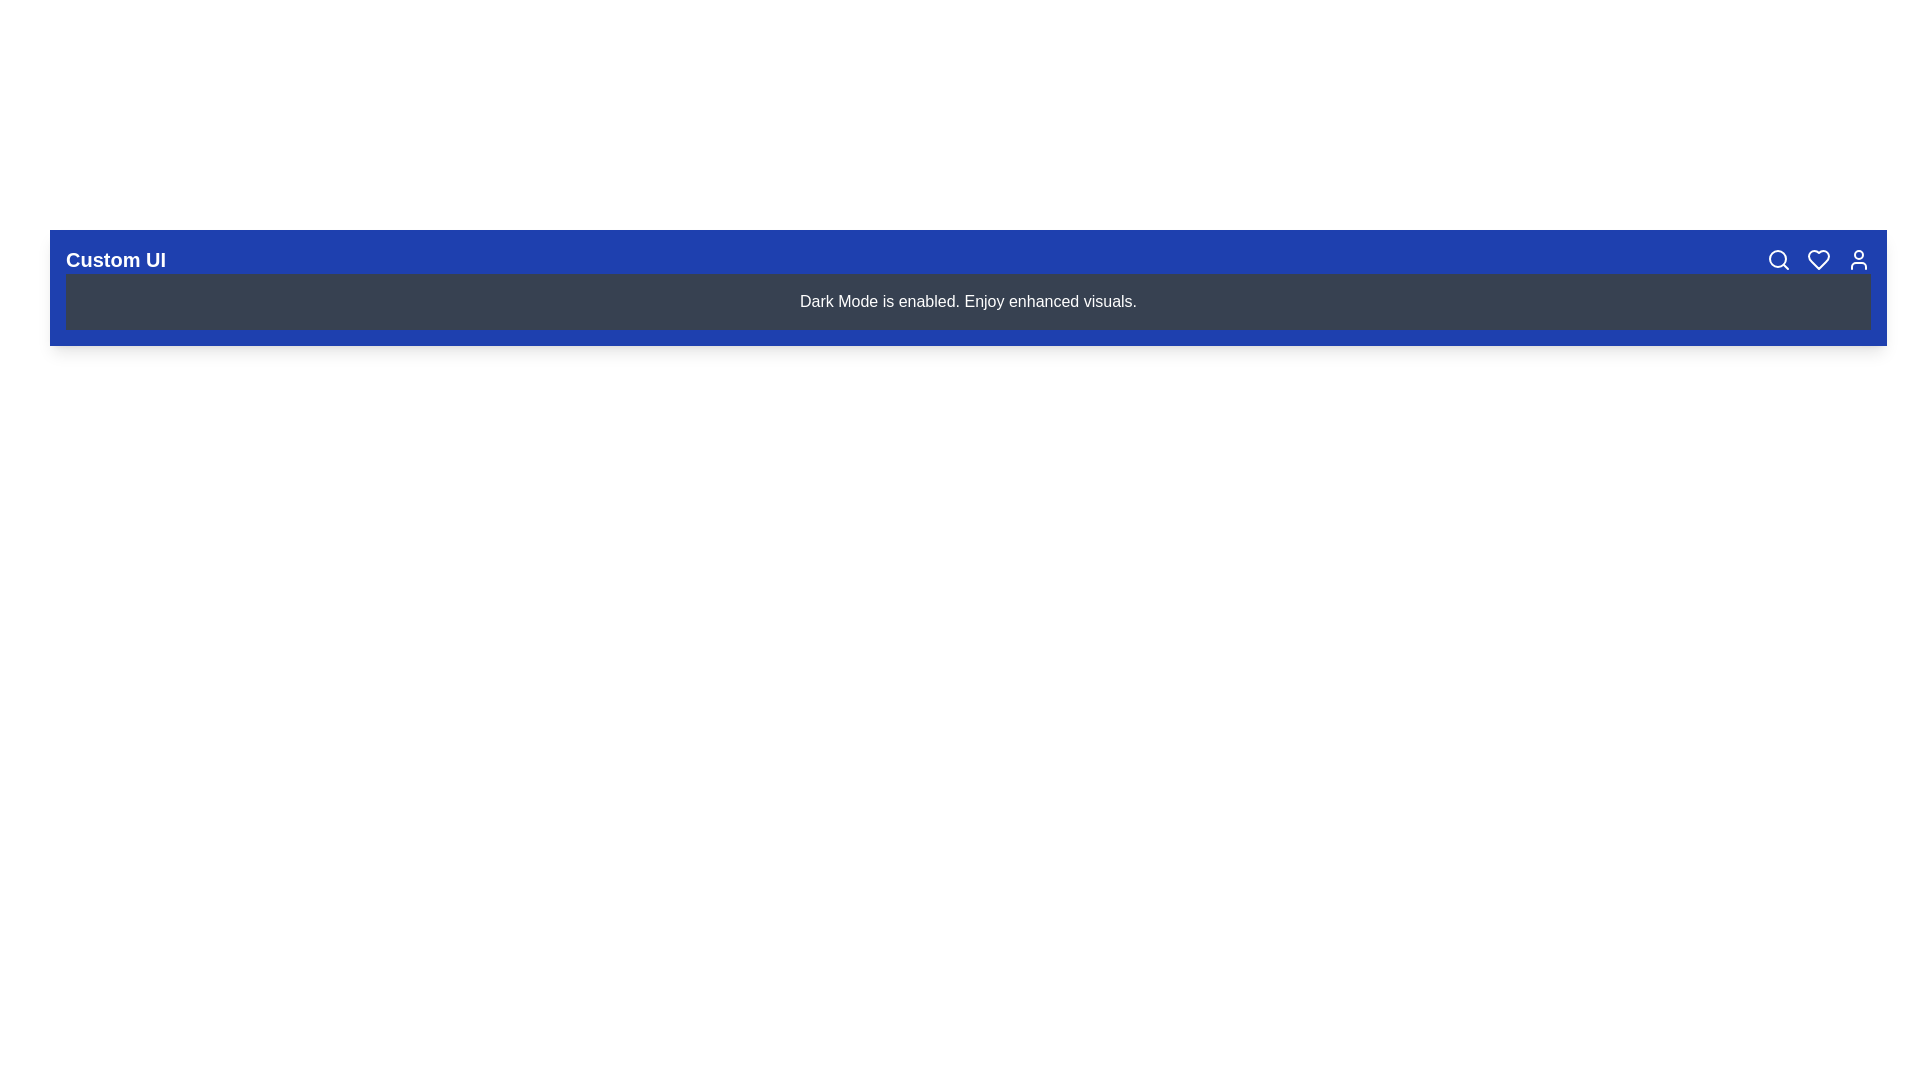  What do you see at coordinates (1779, 258) in the screenshot?
I see `the search icon to initiate a search action` at bounding box center [1779, 258].